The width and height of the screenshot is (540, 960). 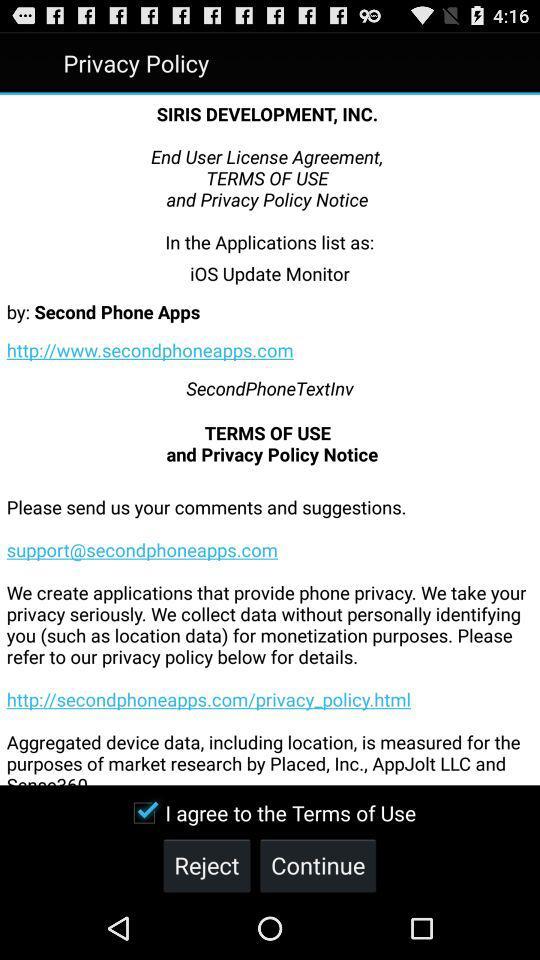 I want to click on the please send us icon, so click(x=270, y=624).